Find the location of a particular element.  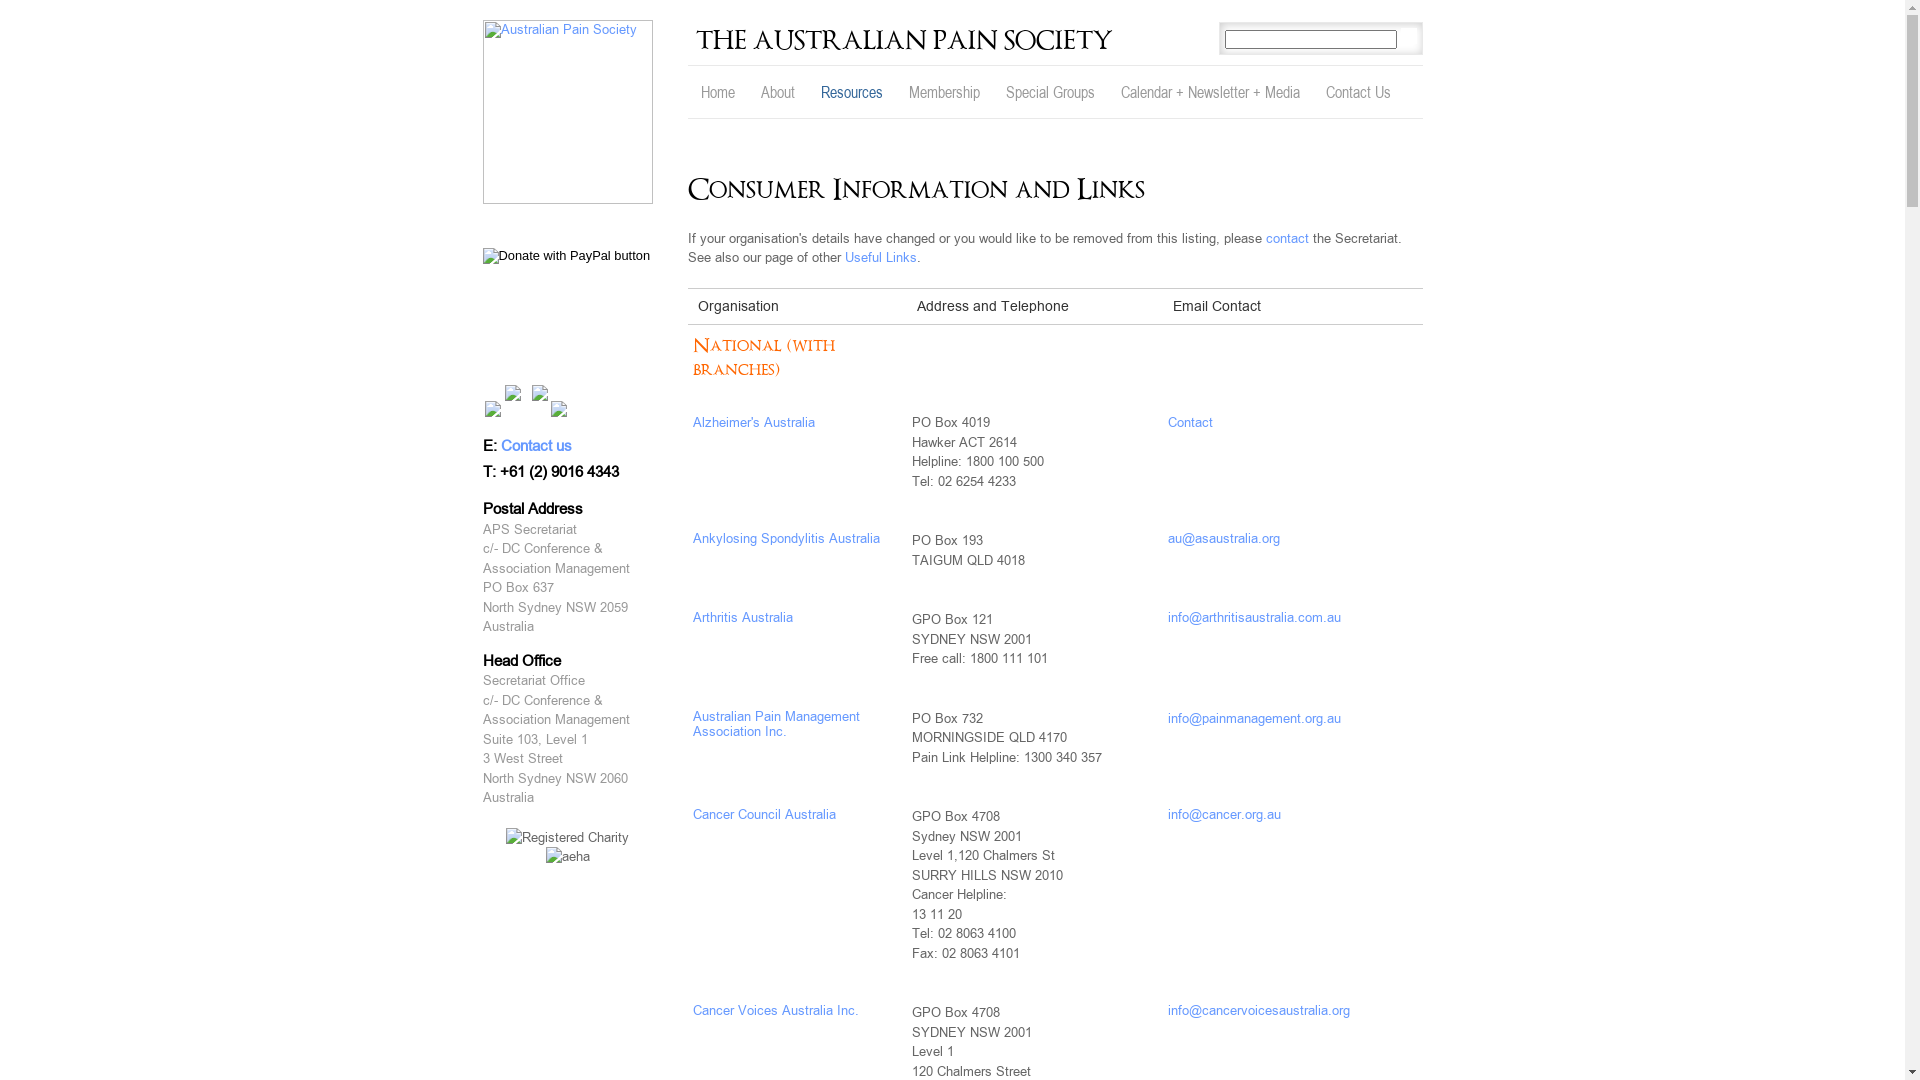

'Contact Us' is located at coordinates (1357, 92).